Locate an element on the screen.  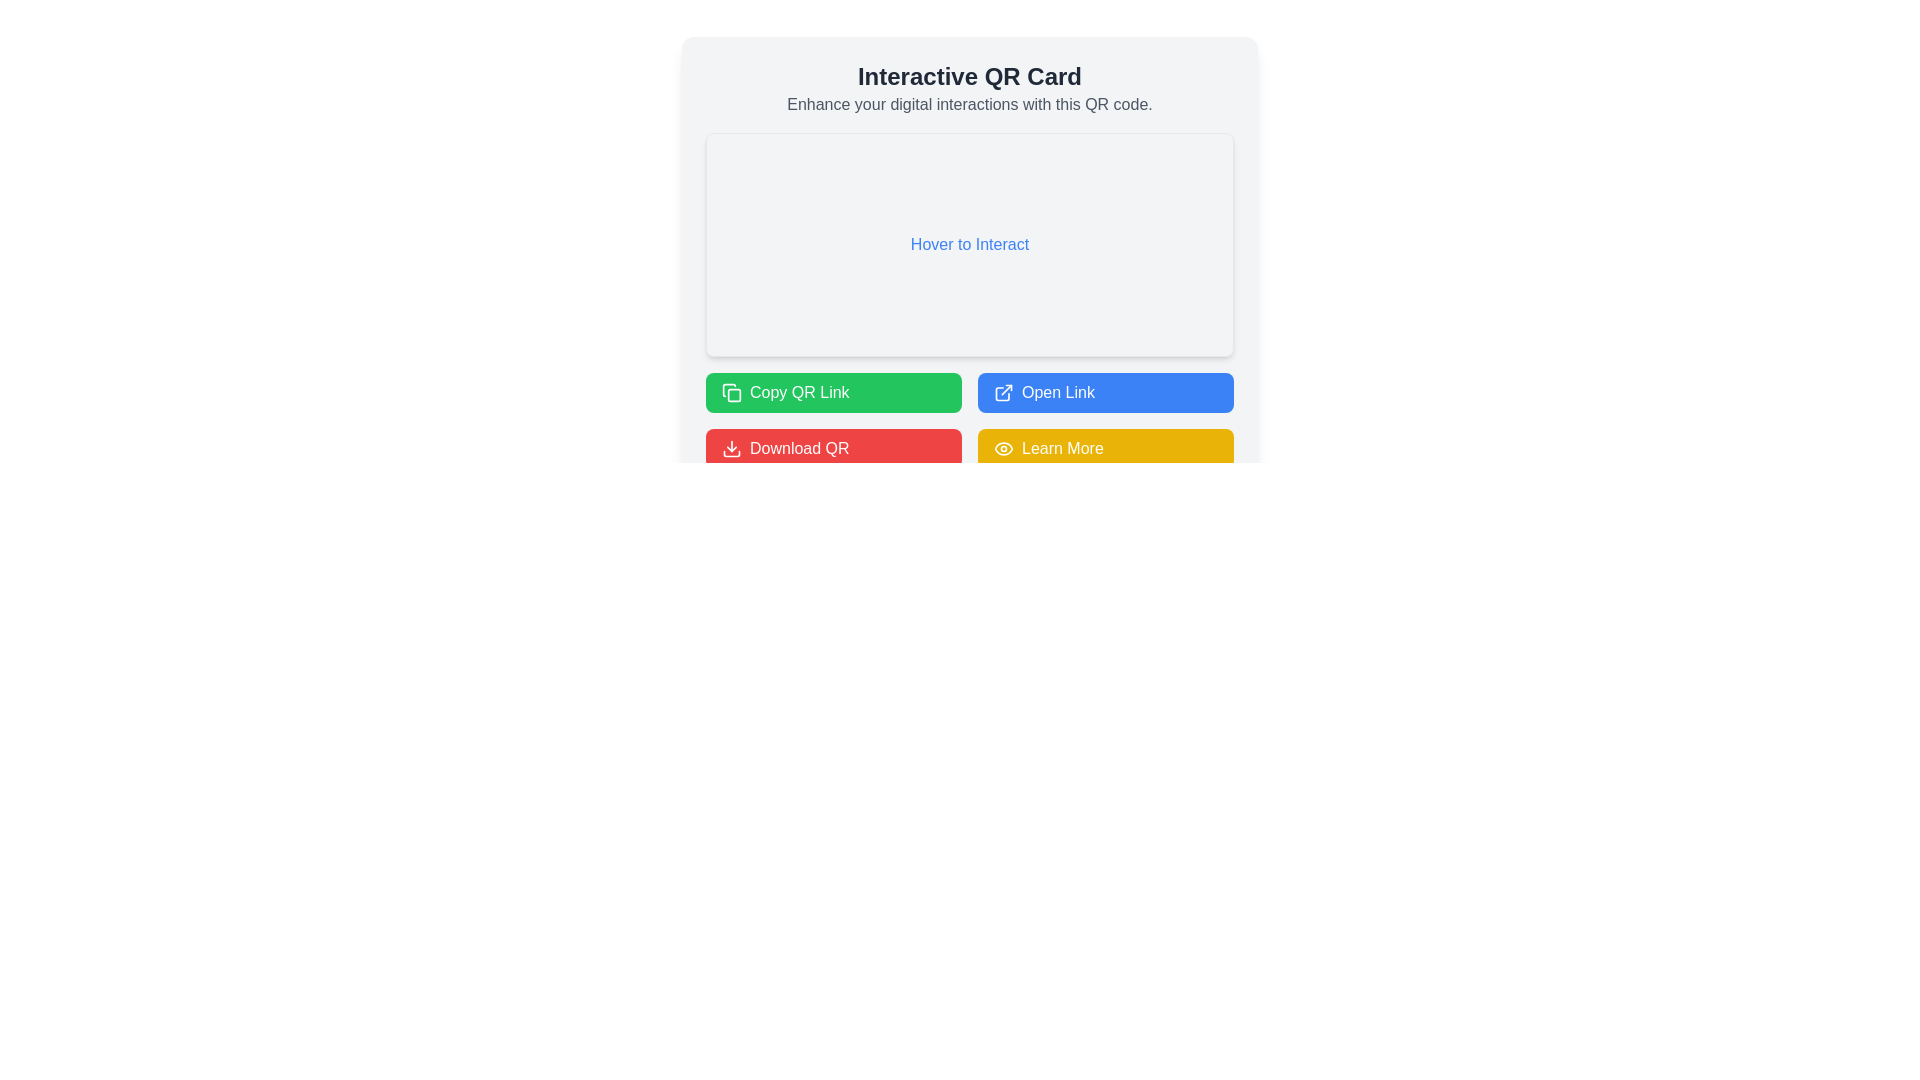
the green button containing the copy QR link icon, which is located at the far-left side of the button labeled 'Copy QR Link' is located at coordinates (730, 393).